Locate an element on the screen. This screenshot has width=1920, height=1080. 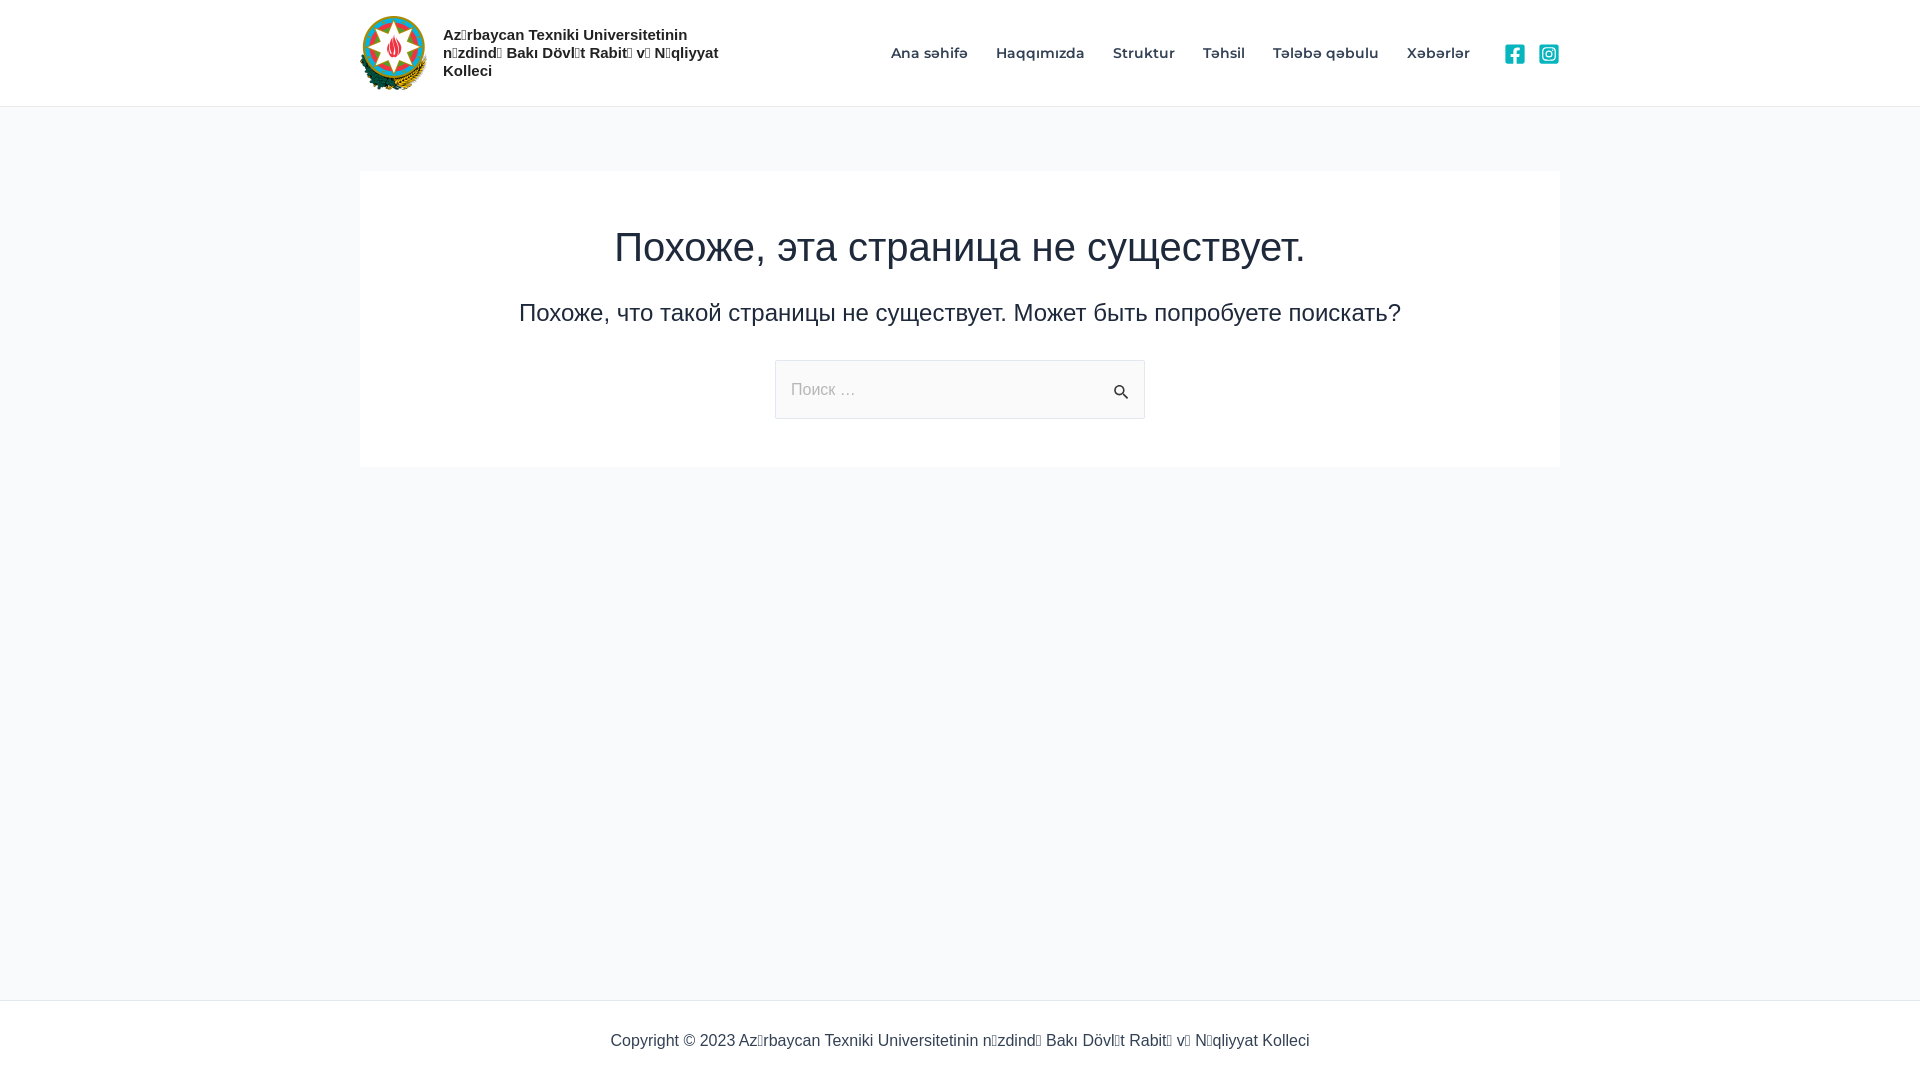
'Struktur' is located at coordinates (1143, 52).